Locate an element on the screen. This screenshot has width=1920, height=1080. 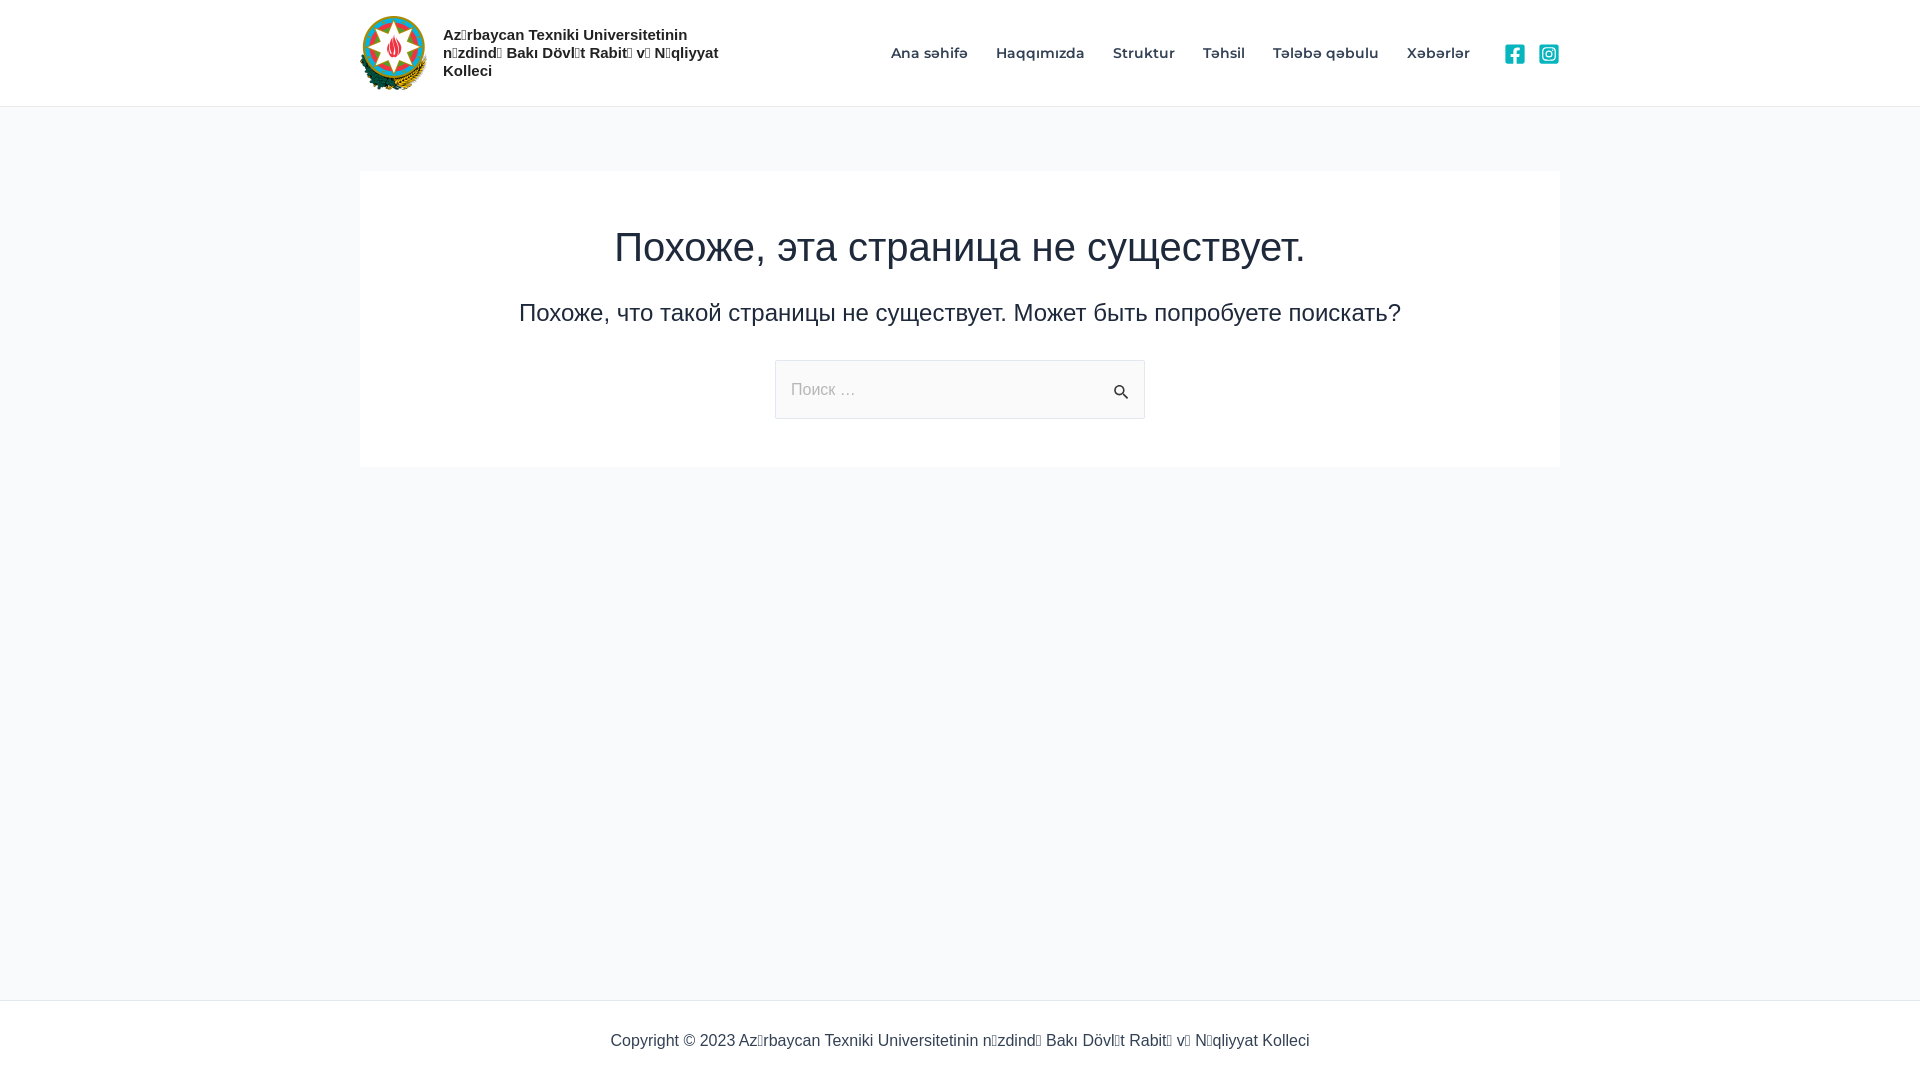
'Struktur' is located at coordinates (1143, 52).